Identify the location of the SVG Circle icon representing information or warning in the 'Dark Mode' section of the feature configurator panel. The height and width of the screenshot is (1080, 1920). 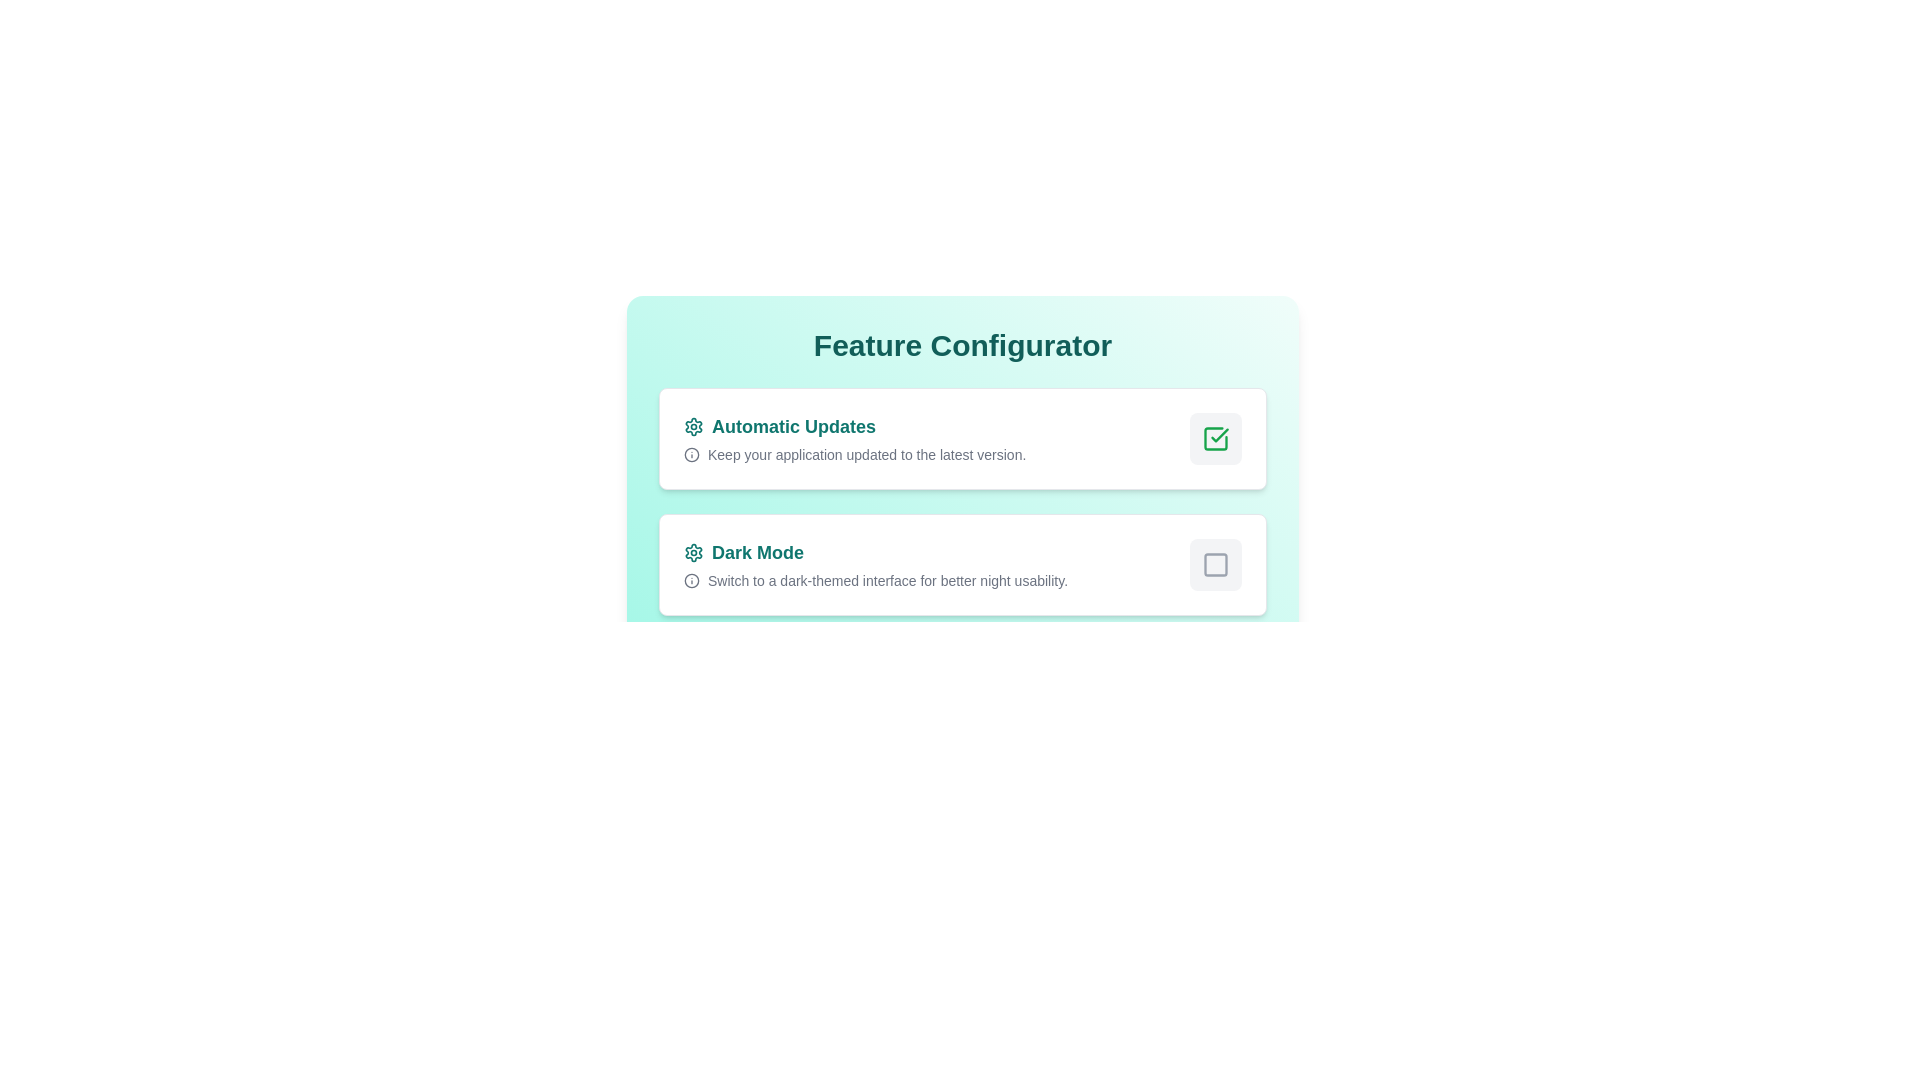
(691, 581).